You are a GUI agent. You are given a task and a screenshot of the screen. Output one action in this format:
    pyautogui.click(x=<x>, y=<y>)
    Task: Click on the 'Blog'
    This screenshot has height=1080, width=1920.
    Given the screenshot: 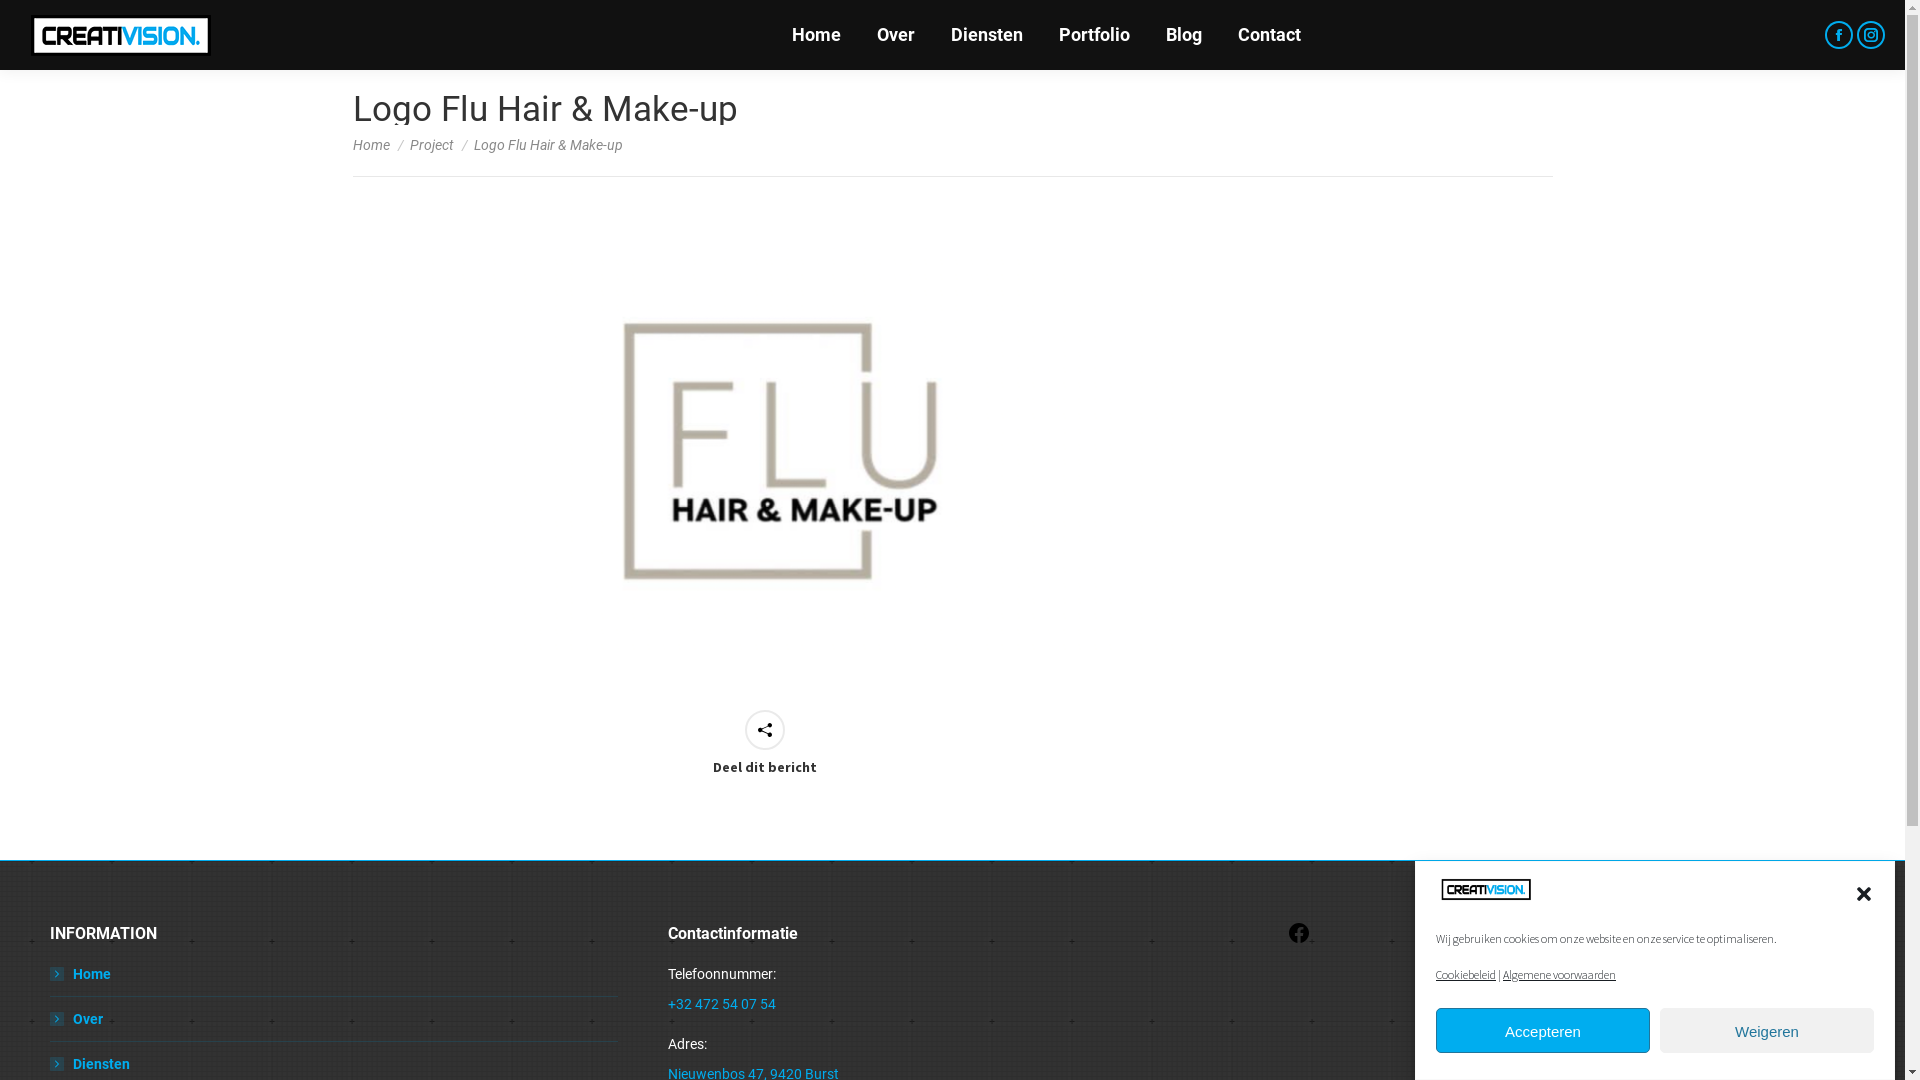 What is the action you would take?
    pyautogui.click(x=1184, y=34)
    